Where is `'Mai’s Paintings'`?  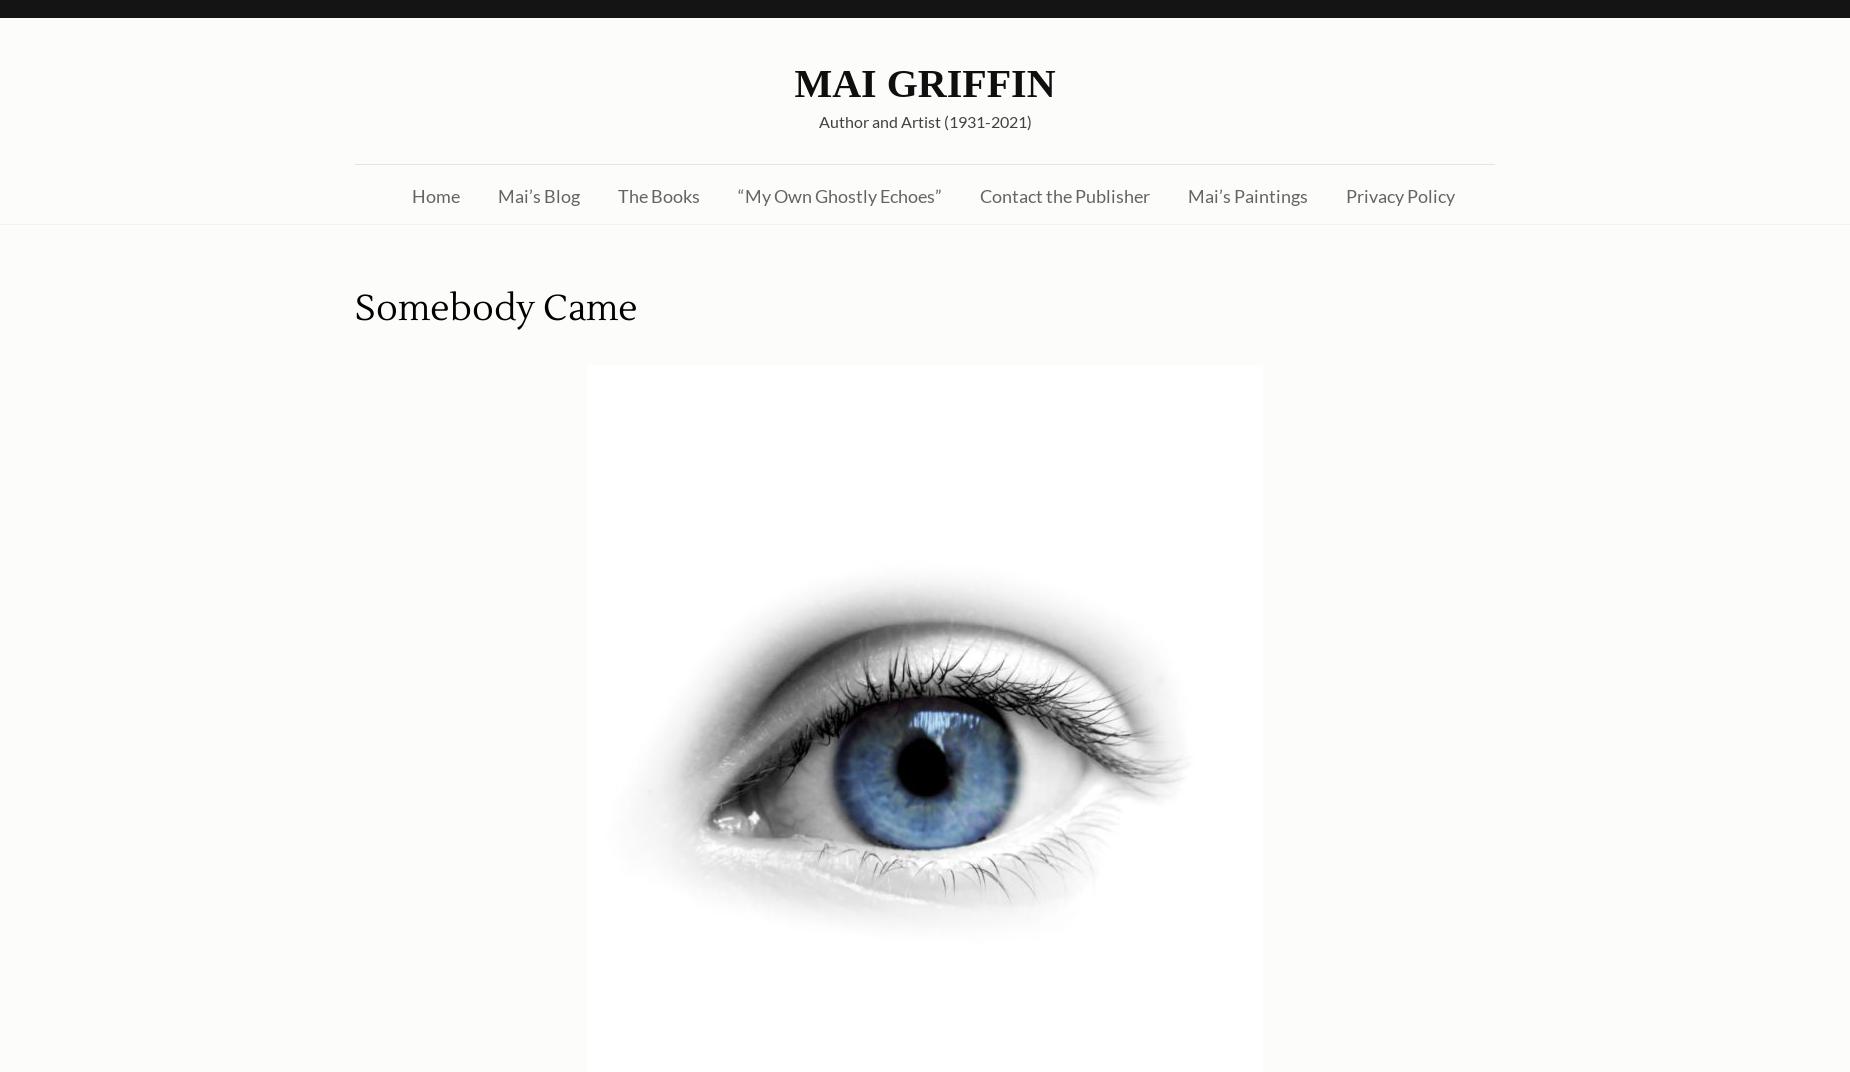
'Mai’s Paintings' is located at coordinates (1247, 194).